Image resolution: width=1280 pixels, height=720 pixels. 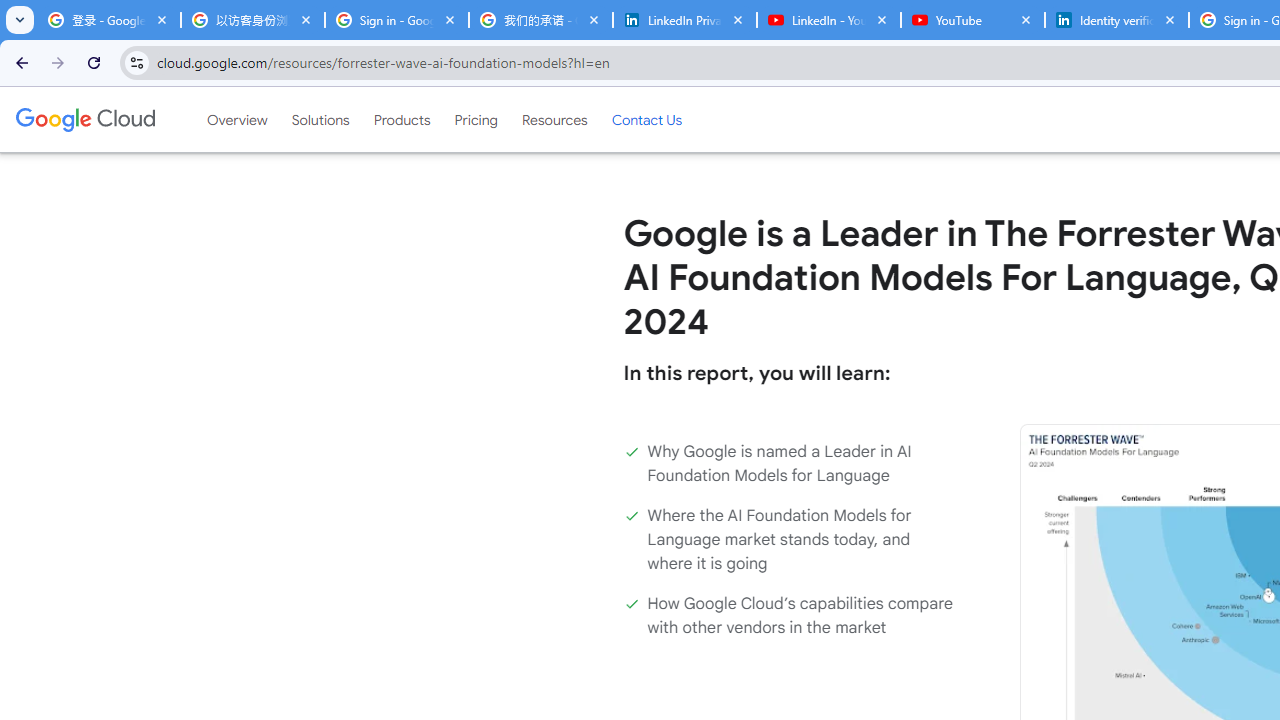 What do you see at coordinates (972, 20) in the screenshot?
I see `'YouTube'` at bounding box center [972, 20].